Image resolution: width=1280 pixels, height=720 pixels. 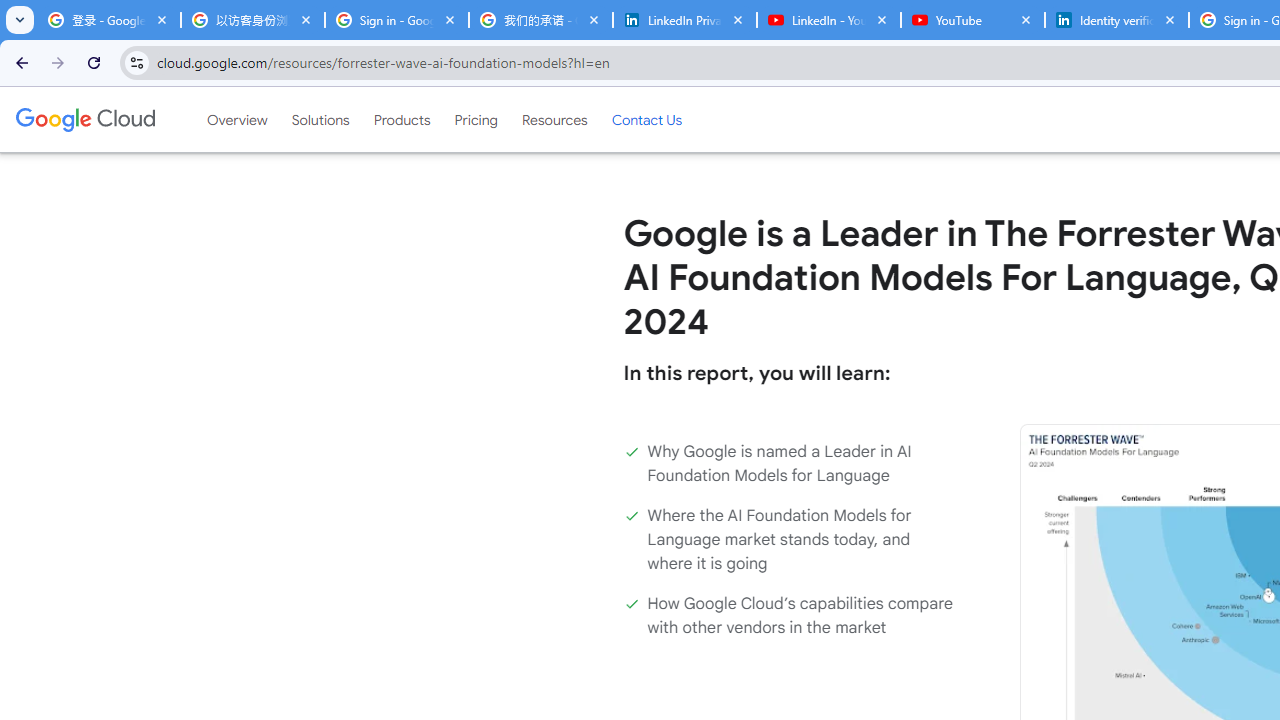 What do you see at coordinates (972, 20) in the screenshot?
I see `'YouTube'` at bounding box center [972, 20].